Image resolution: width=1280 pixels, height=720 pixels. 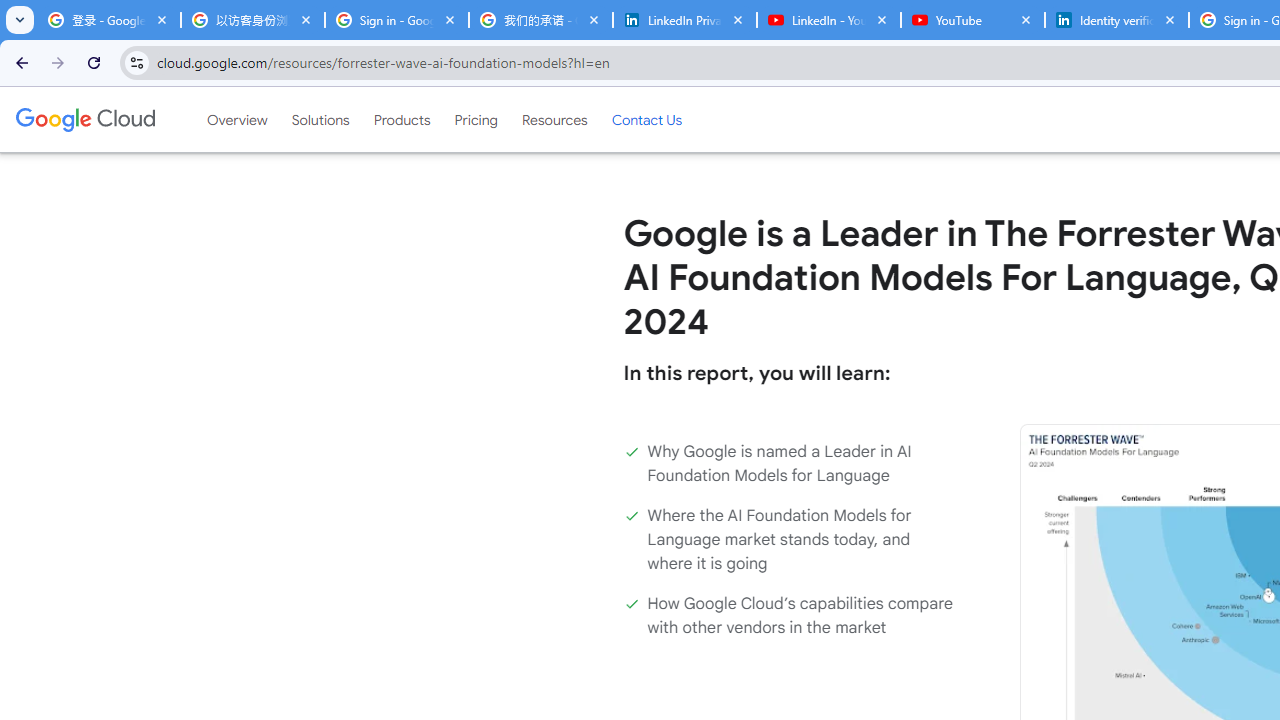 What do you see at coordinates (972, 20) in the screenshot?
I see `'YouTube'` at bounding box center [972, 20].